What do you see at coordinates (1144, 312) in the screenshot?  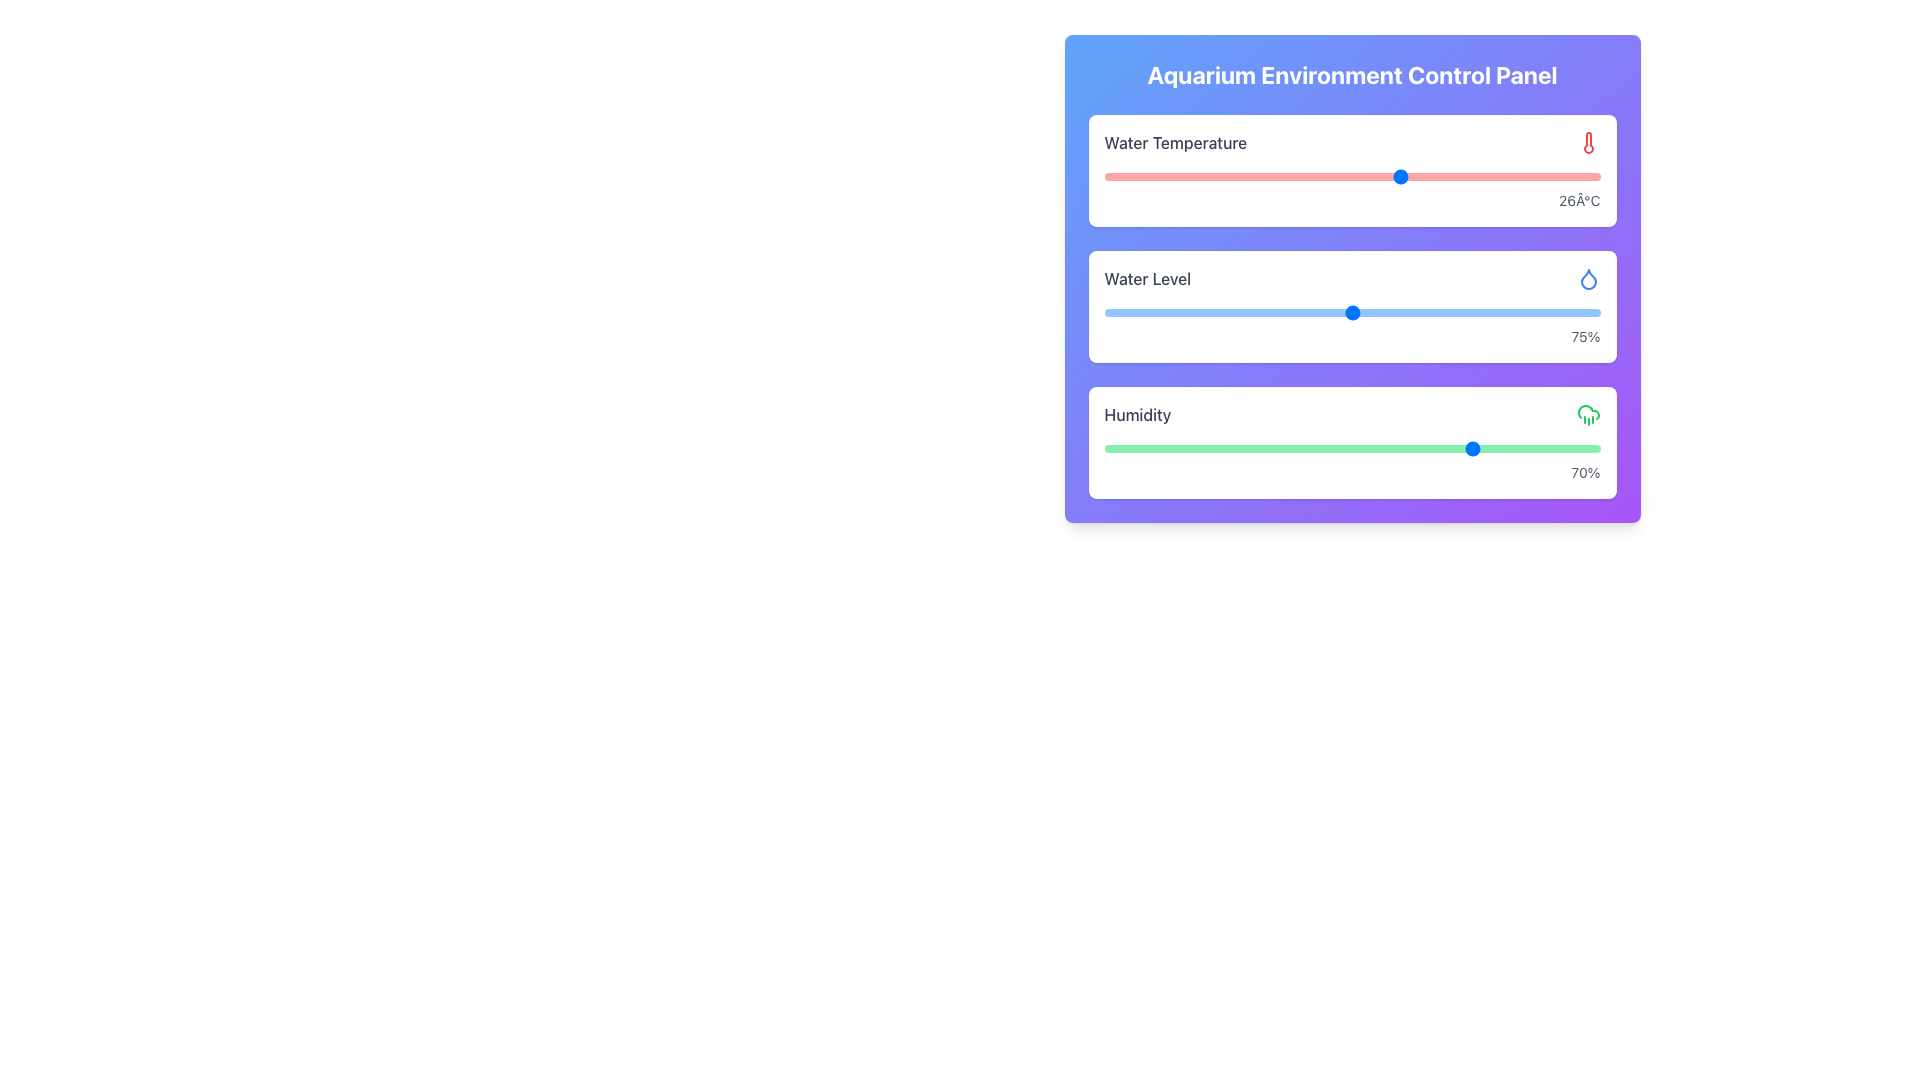 I see `water level` at bounding box center [1144, 312].